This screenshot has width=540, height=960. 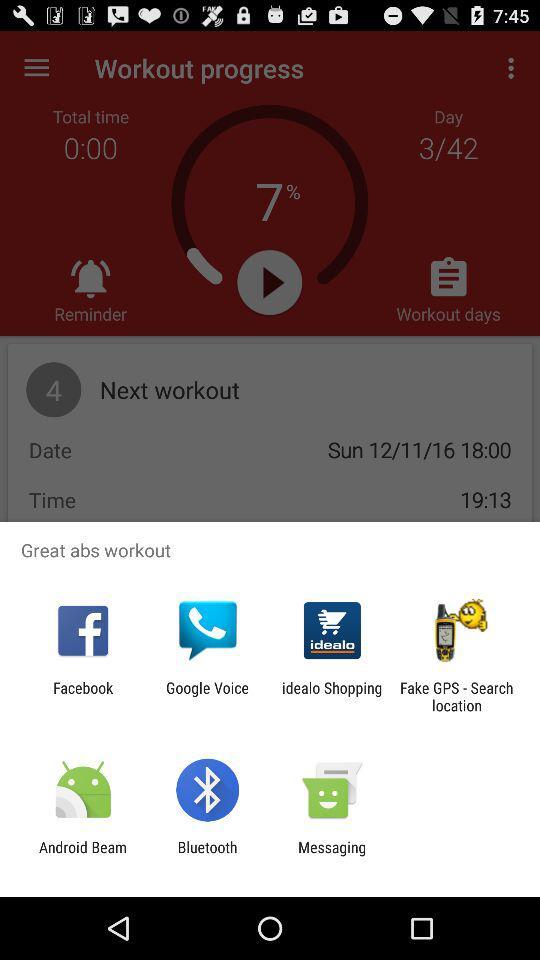 What do you see at coordinates (456, 696) in the screenshot?
I see `fake gps search` at bounding box center [456, 696].